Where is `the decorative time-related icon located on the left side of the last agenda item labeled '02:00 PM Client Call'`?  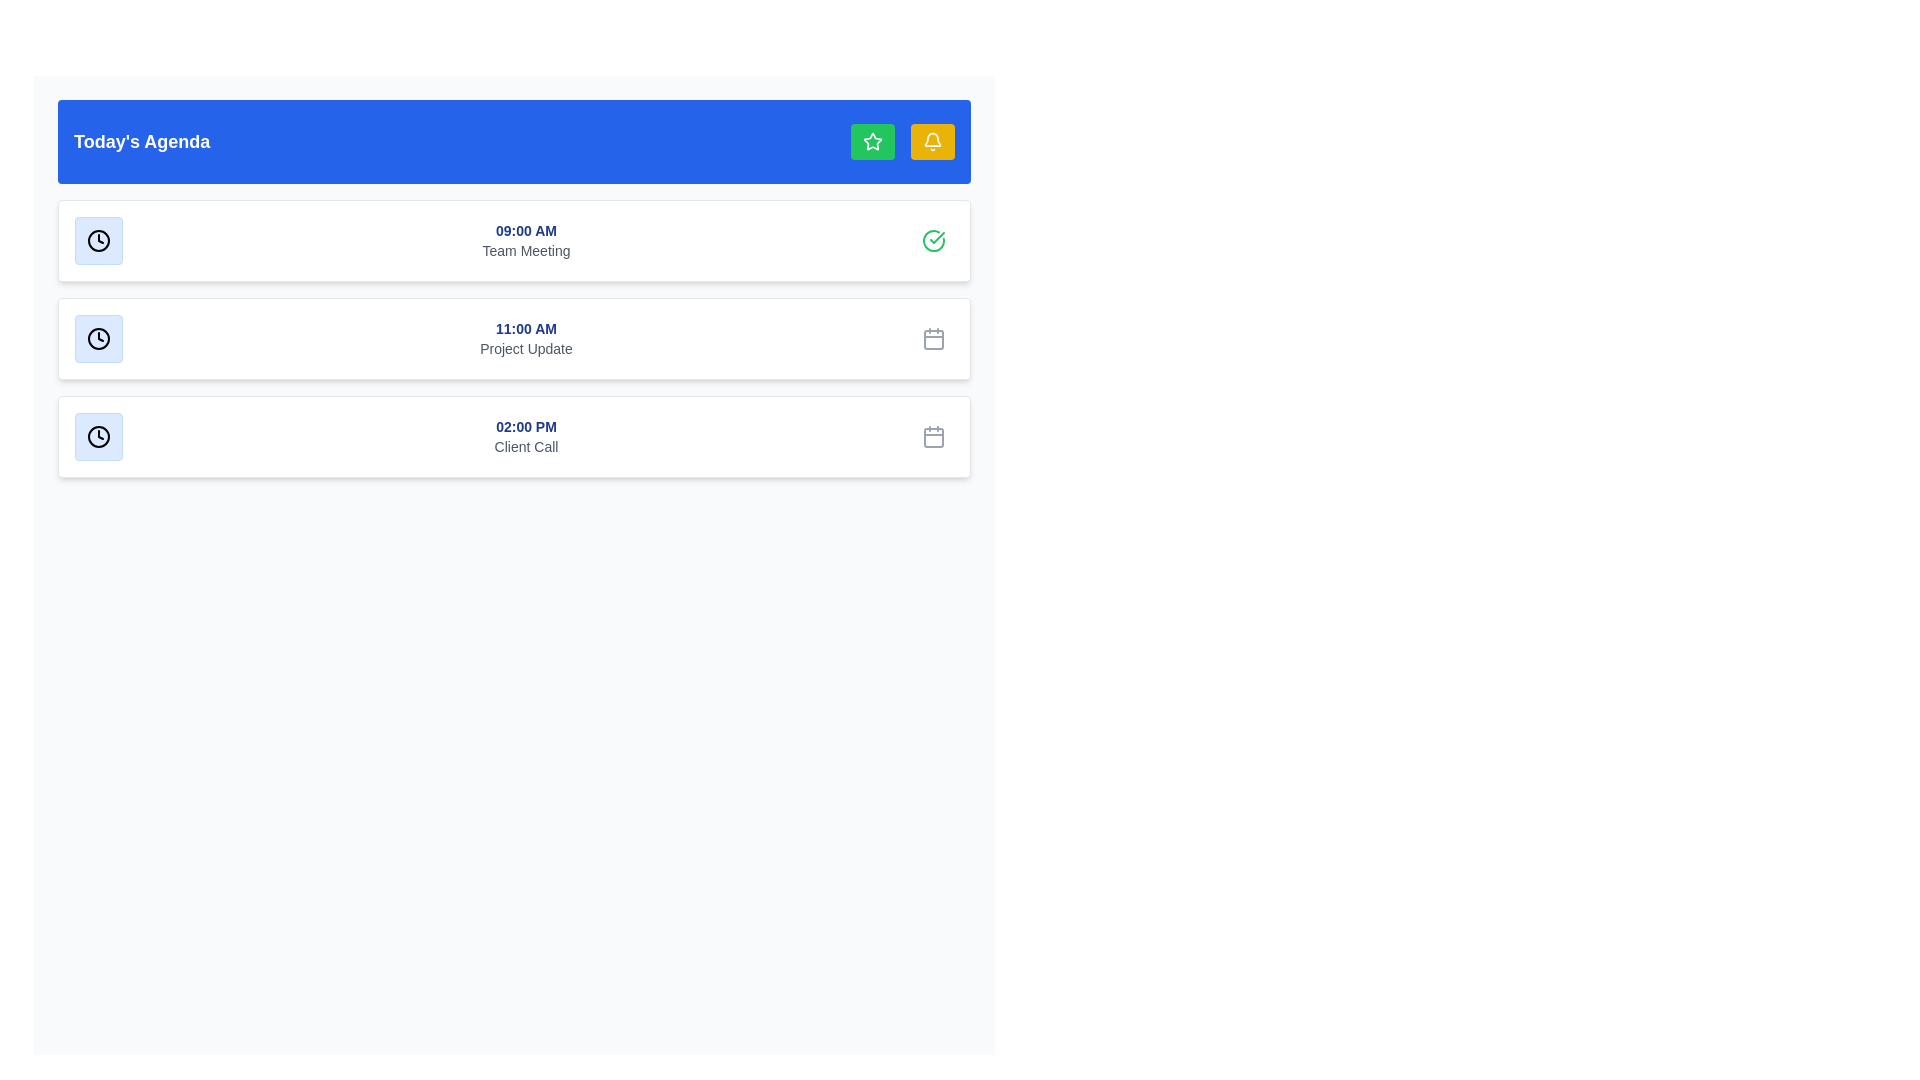 the decorative time-related icon located on the left side of the last agenda item labeled '02:00 PM Client Call' is located at coordinates (98, 435).